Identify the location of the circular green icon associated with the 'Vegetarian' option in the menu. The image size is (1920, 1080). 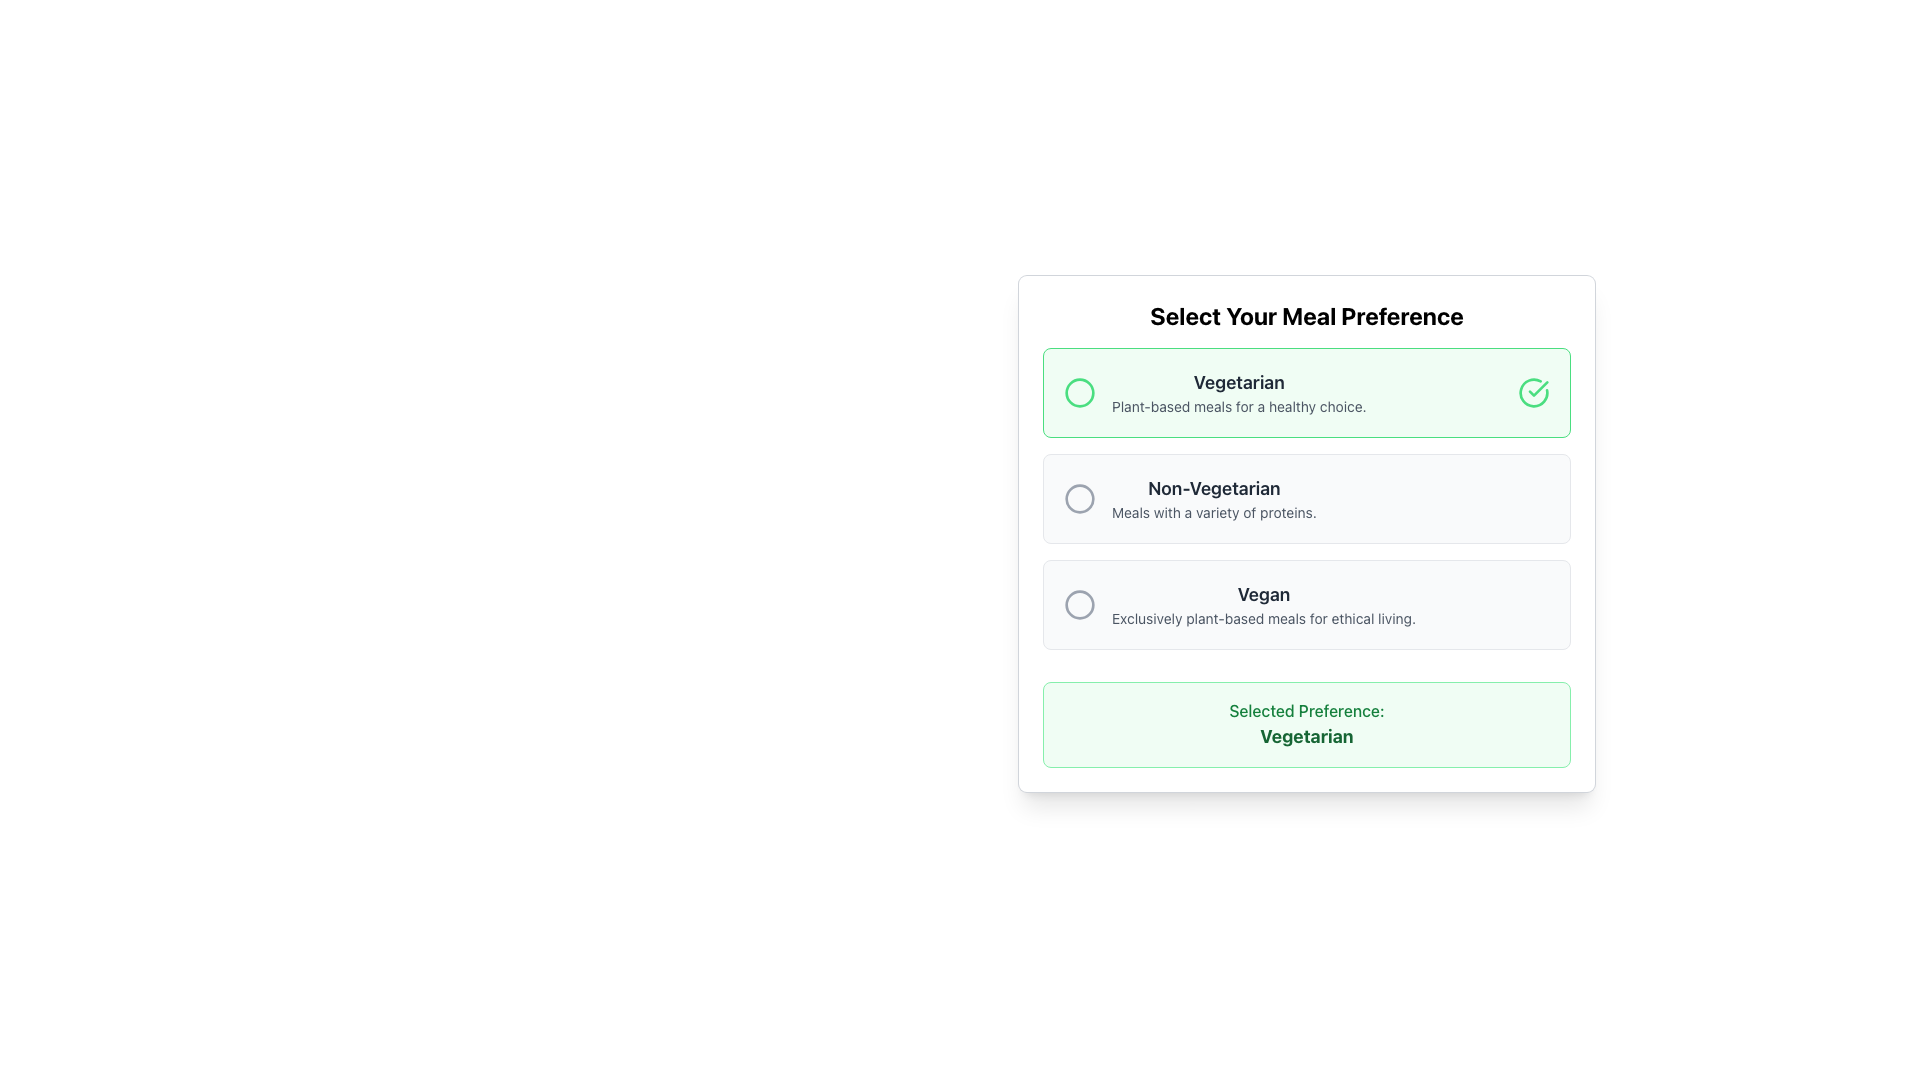
(1079, 393).